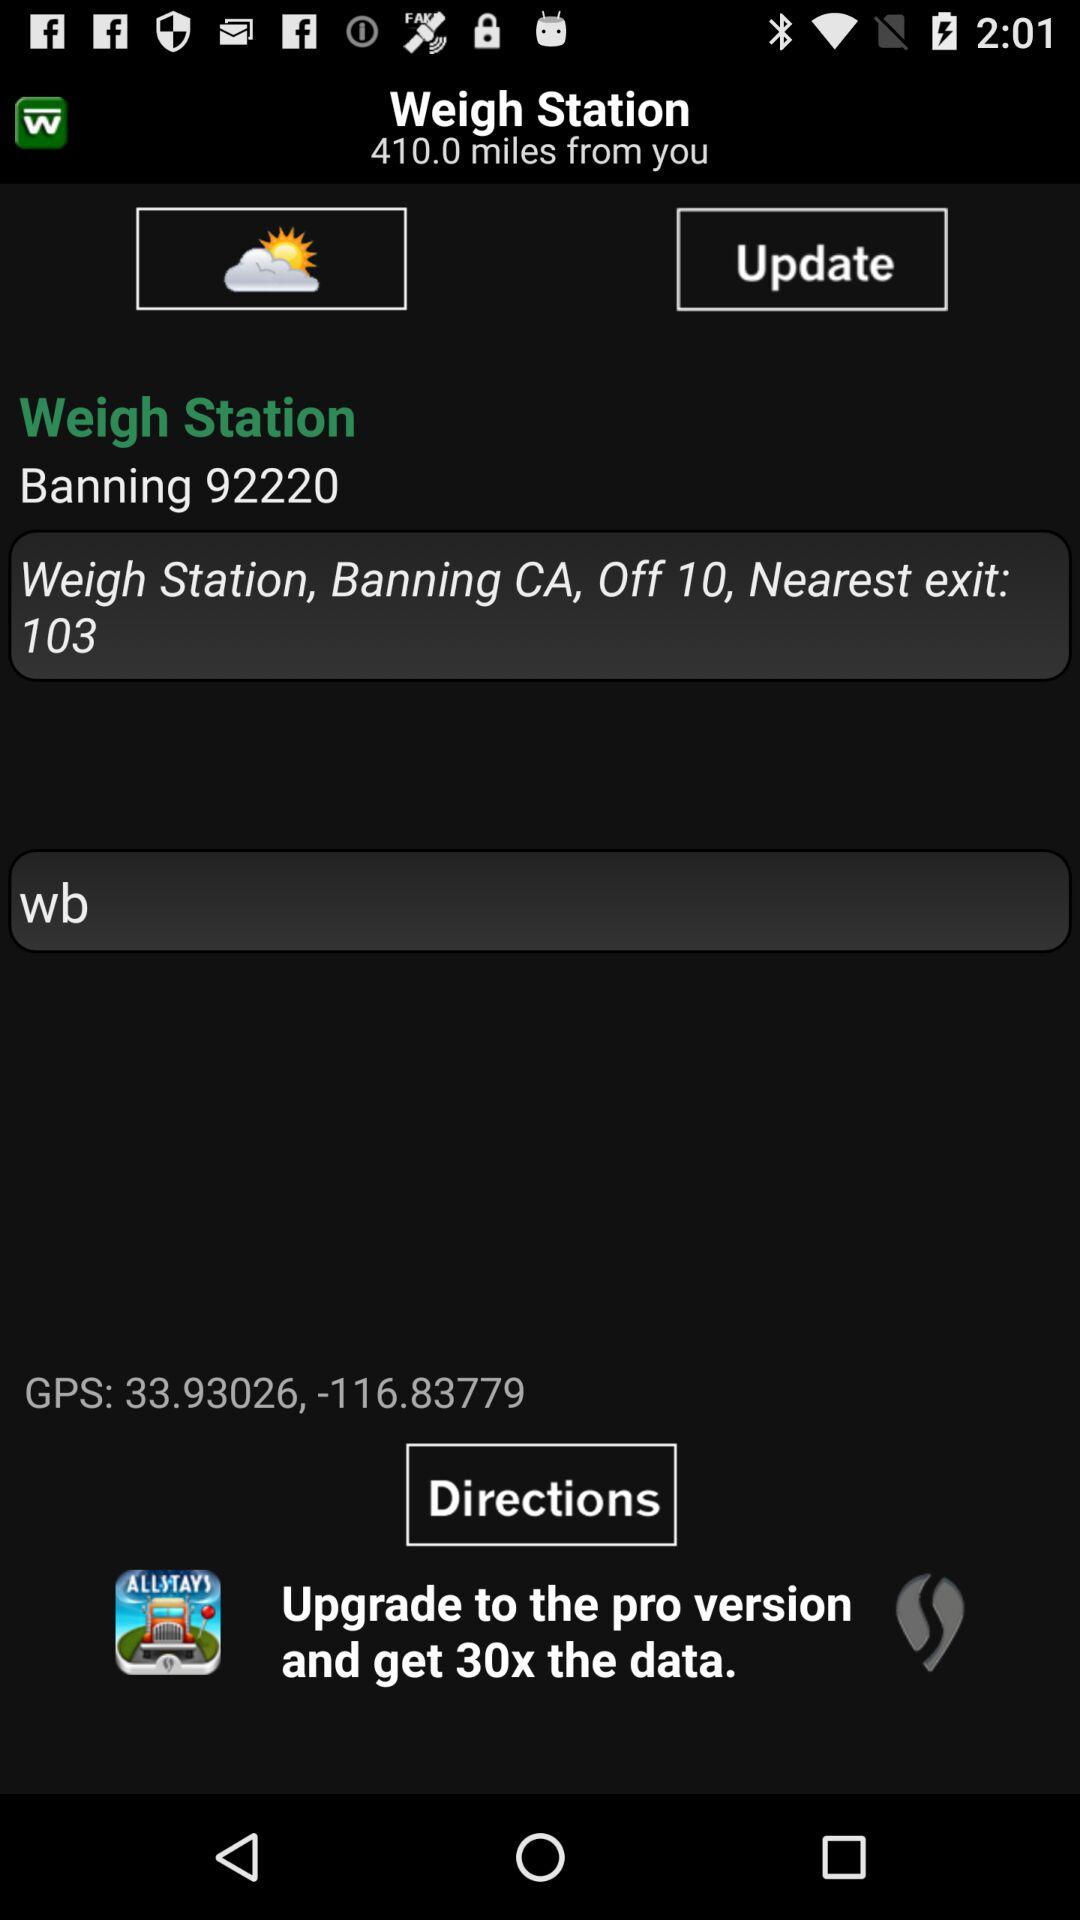 The image size is (1080, 1920). I want to click on item at the top right corner, so click(811, 257).